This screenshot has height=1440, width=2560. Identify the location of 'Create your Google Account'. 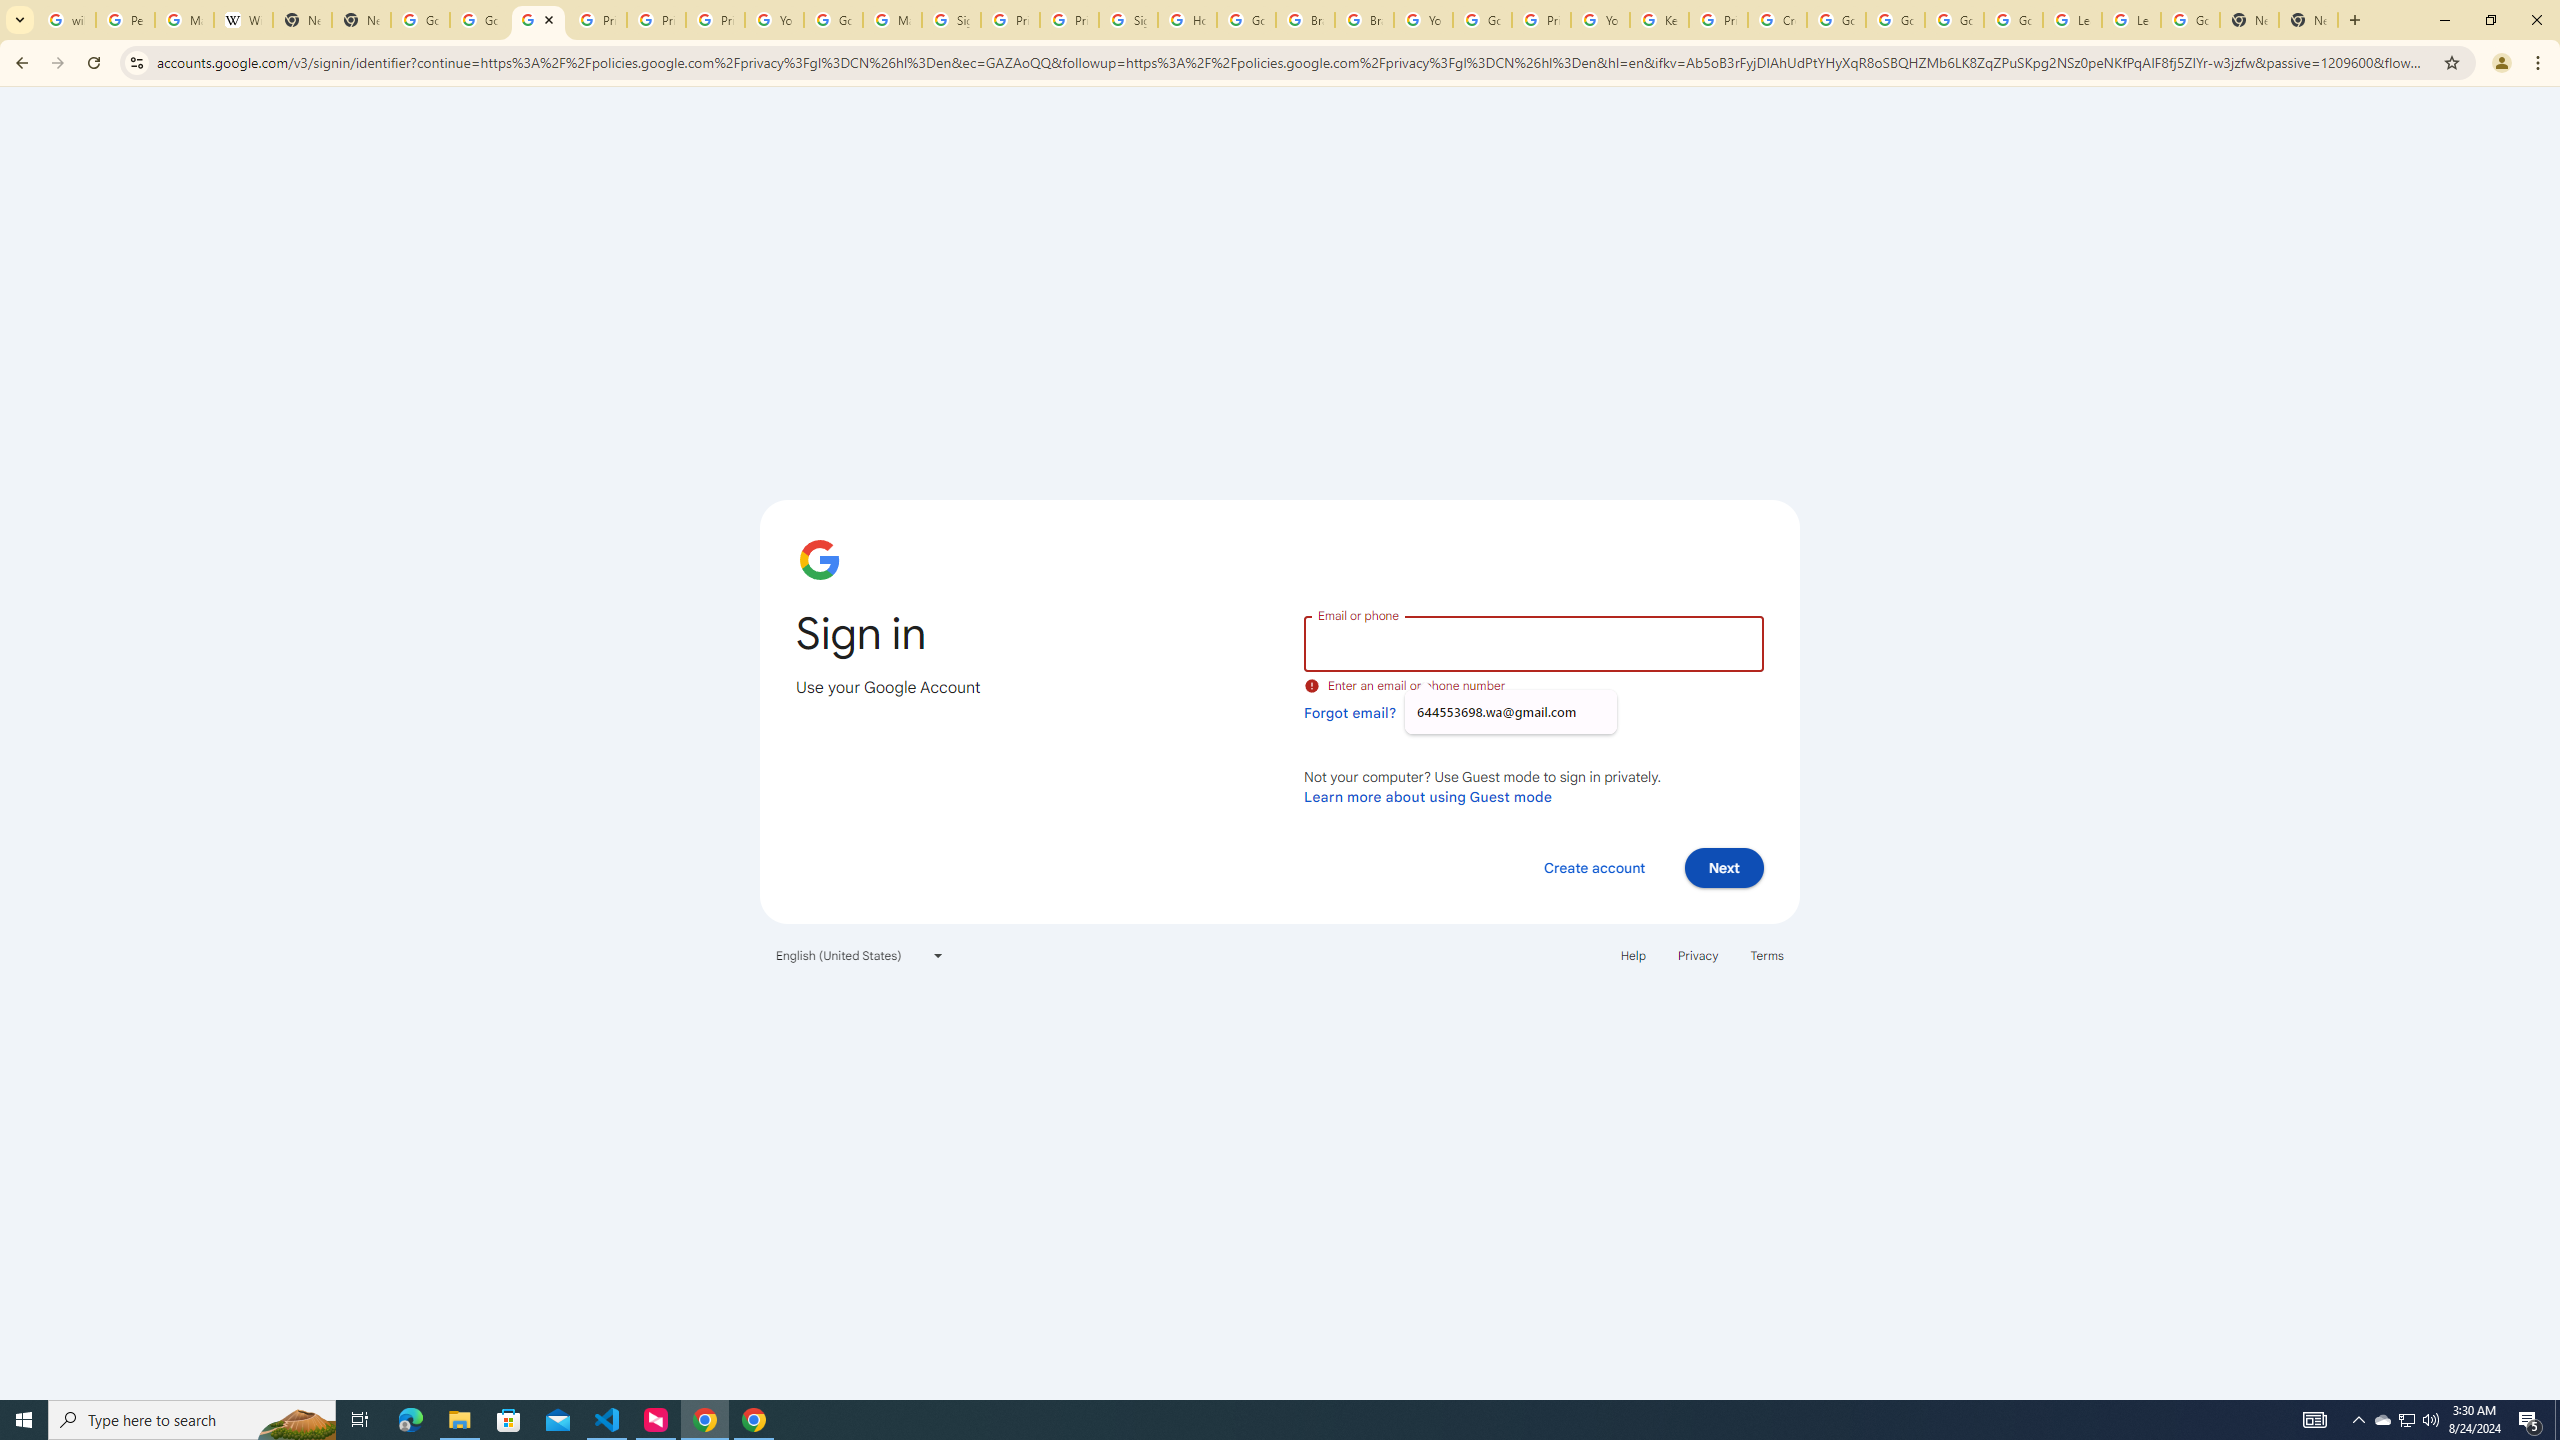
(1776, 19).